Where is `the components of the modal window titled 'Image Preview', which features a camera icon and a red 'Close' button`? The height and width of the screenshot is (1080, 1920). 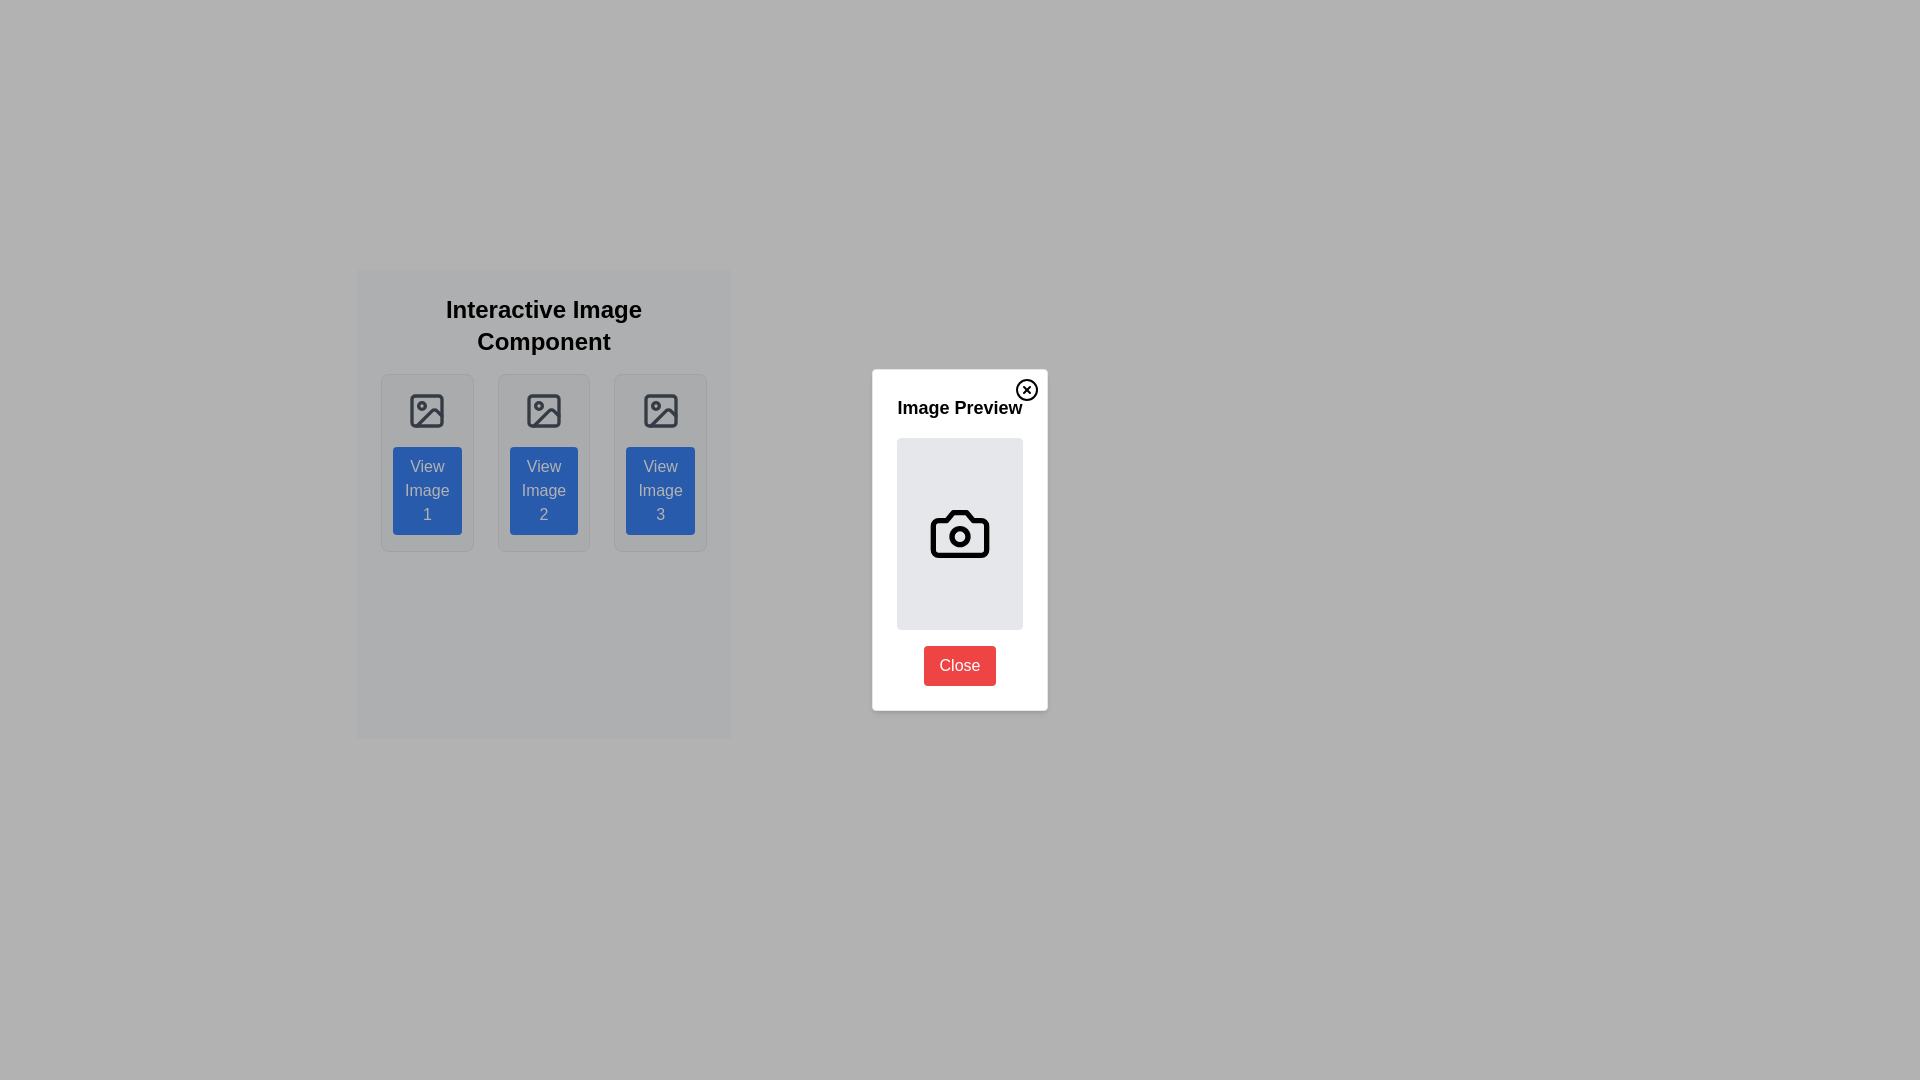 the components of the modal window titled 'Image Preview', which features a camera icon and a red 'Close' button is located at coordinates (960, 540).